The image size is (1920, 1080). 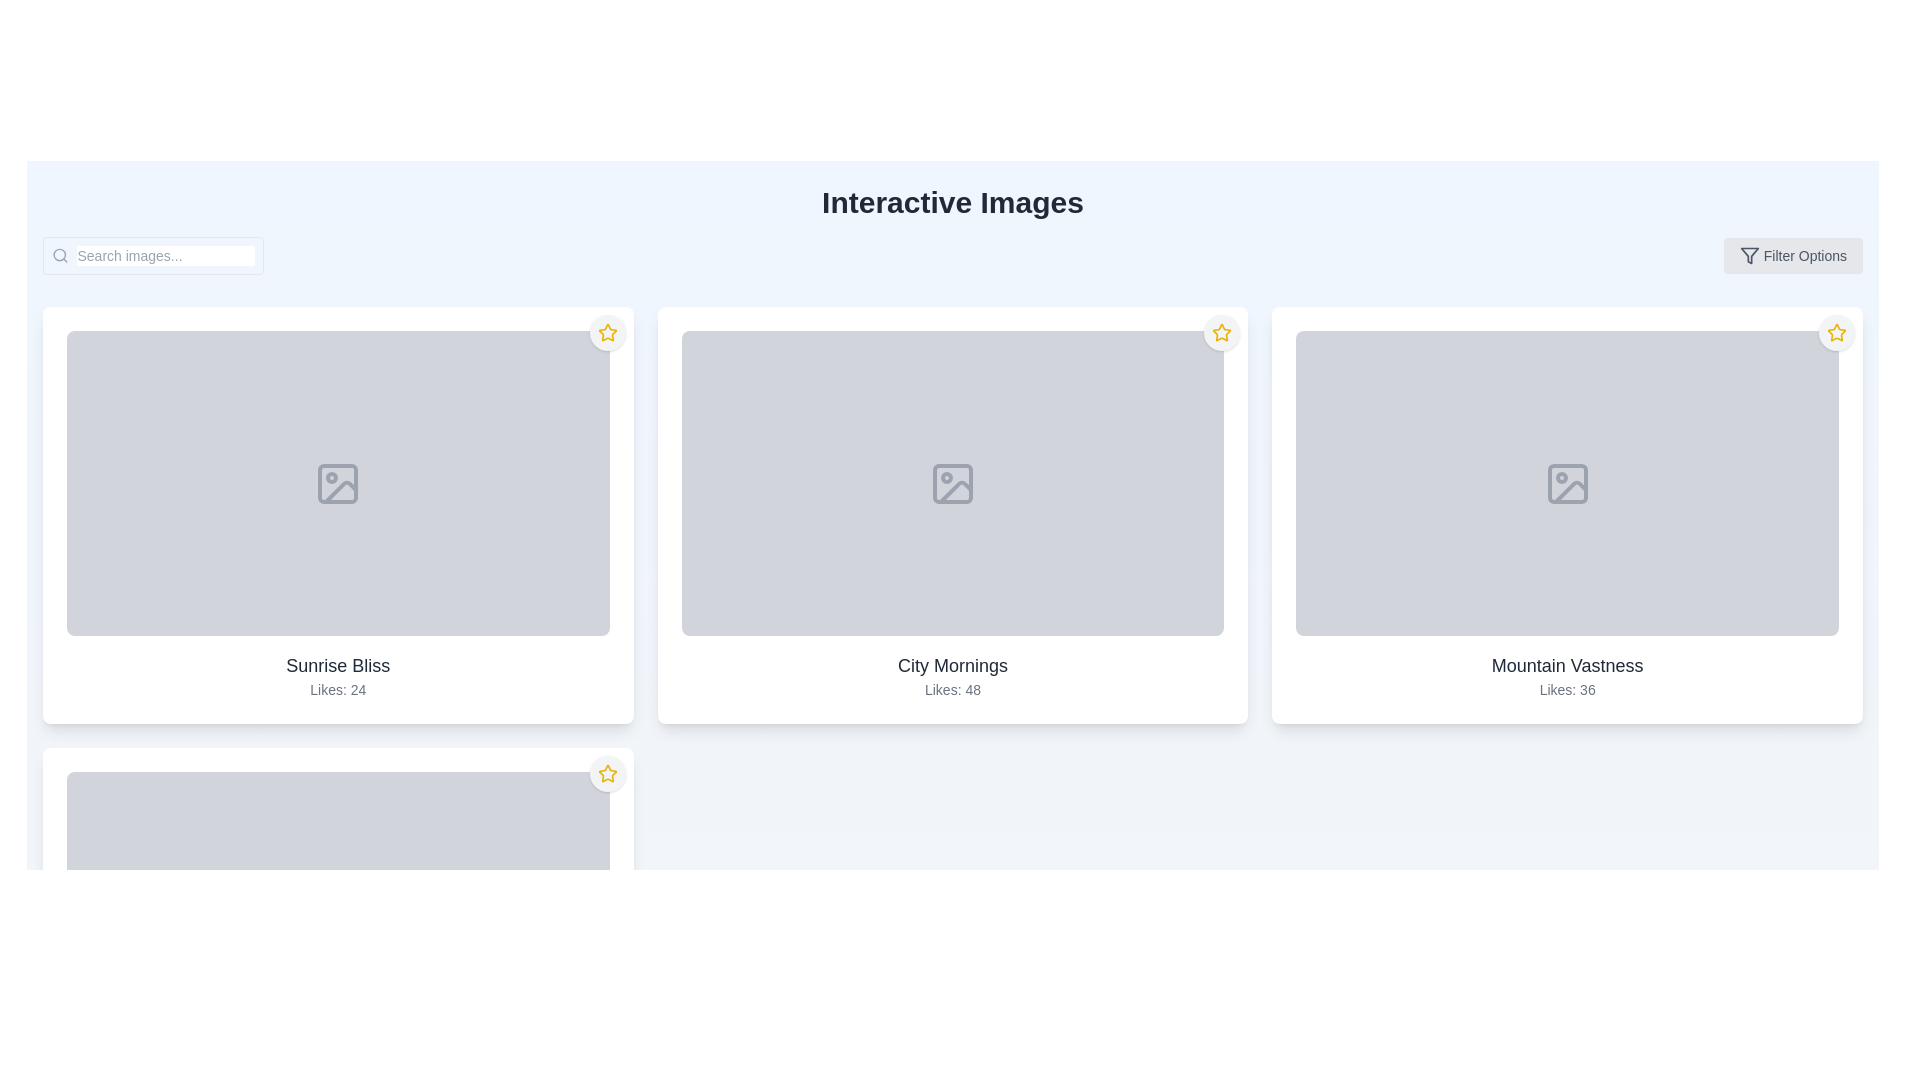 I want to click on the gray rectangular placeholder for media content located at the top of the 'City Mornings' card, which has an embossed symbol in the center, so click(x=951, y=483).